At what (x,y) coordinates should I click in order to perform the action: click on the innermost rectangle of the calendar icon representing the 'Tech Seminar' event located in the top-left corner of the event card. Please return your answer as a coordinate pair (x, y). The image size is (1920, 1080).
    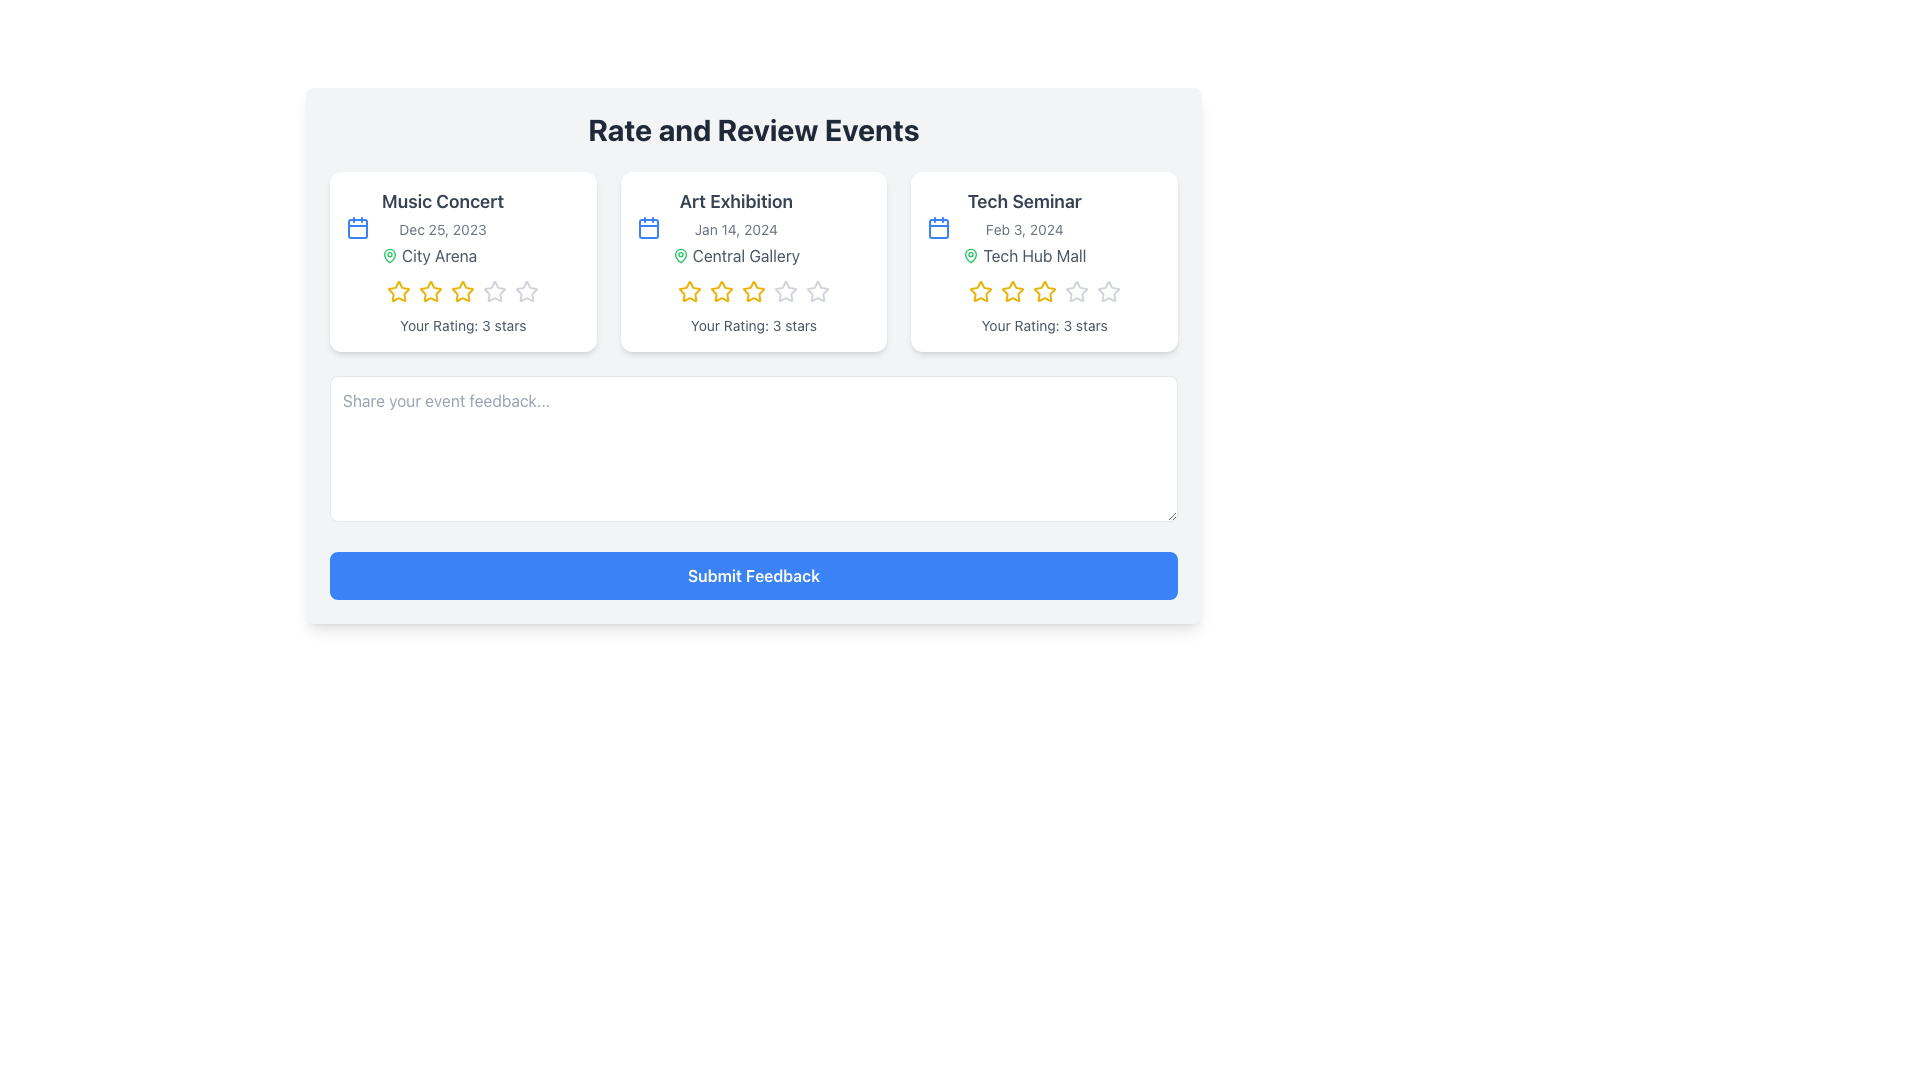
    Looking at the image, I should click on (938, 227).